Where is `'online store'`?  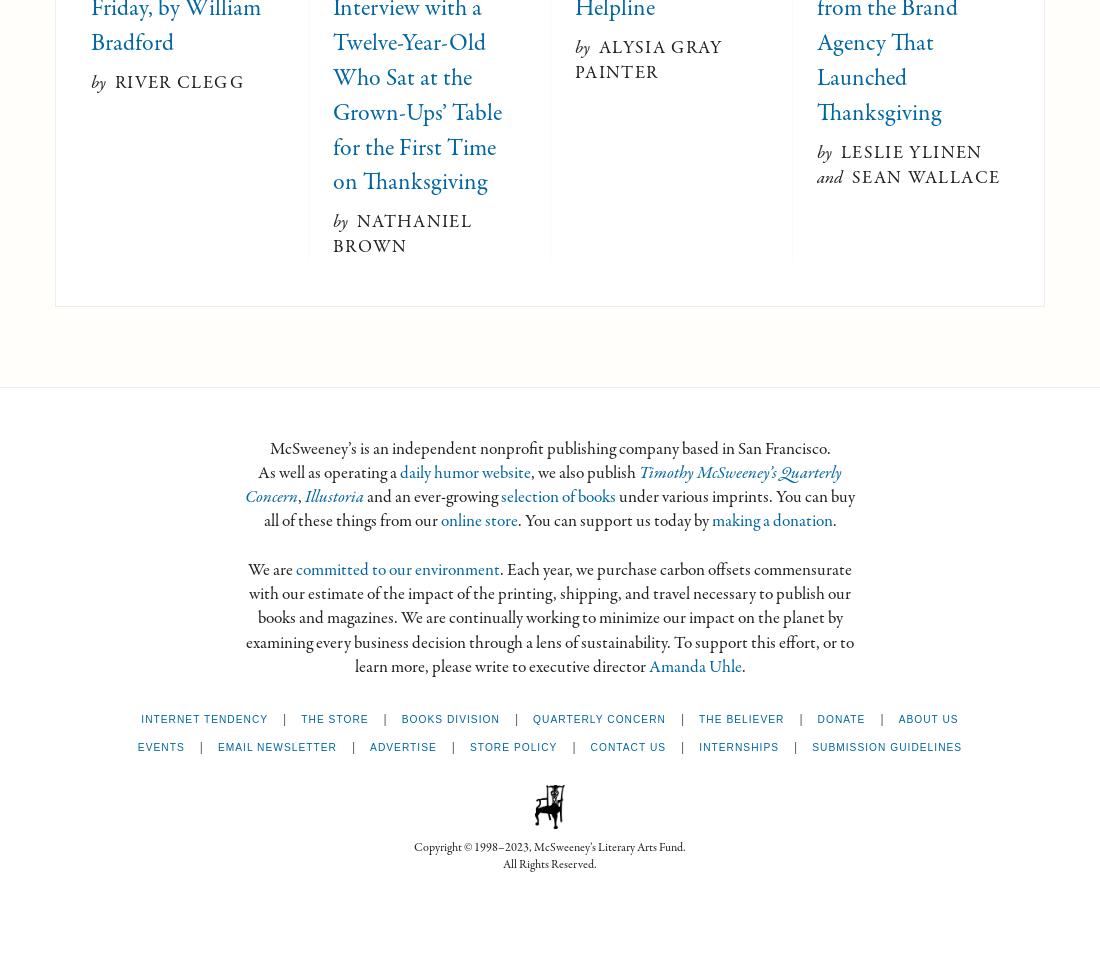 'online store' is located at coordinates (477, 520).